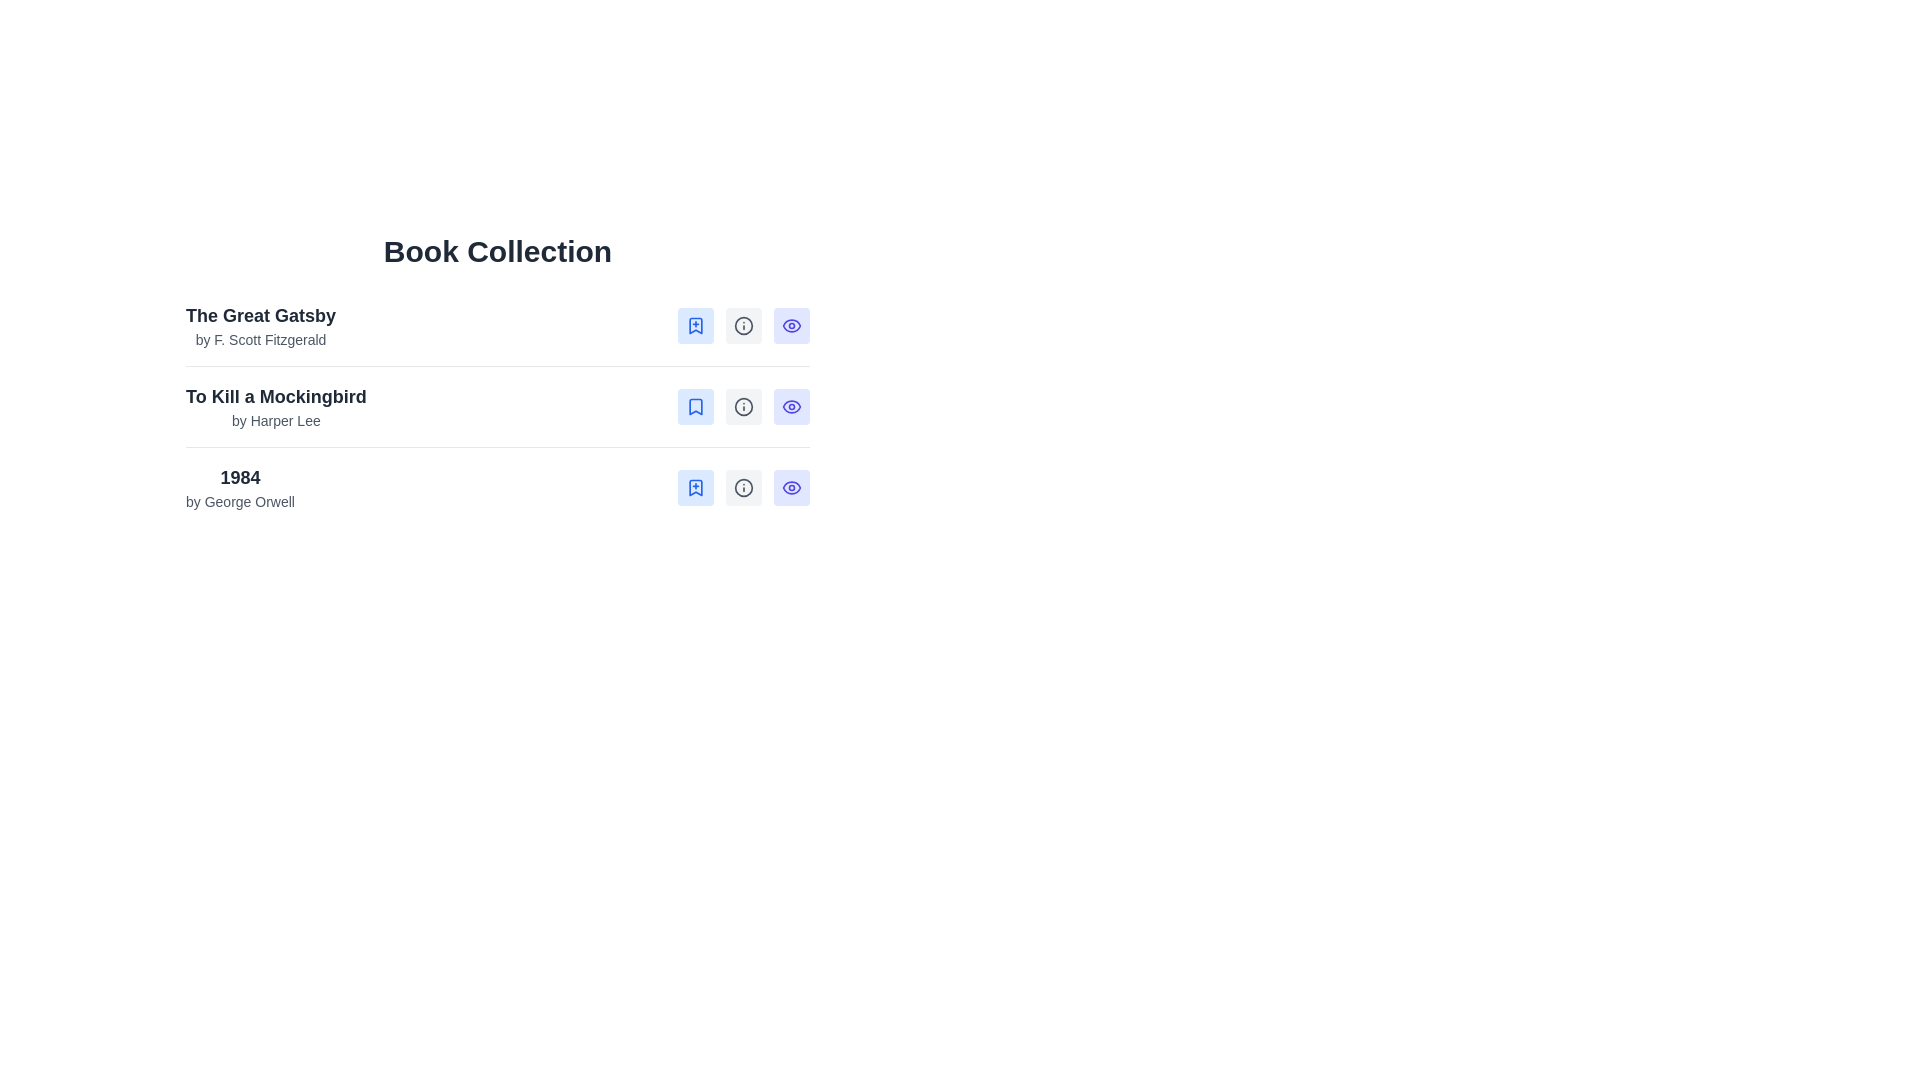 The image size is (1920, 1080). I want to click on the second book entry in the 'Book Collection' list, which displays 'To Kill a Mockingbird' by Harper Lee, so click(498, 381).